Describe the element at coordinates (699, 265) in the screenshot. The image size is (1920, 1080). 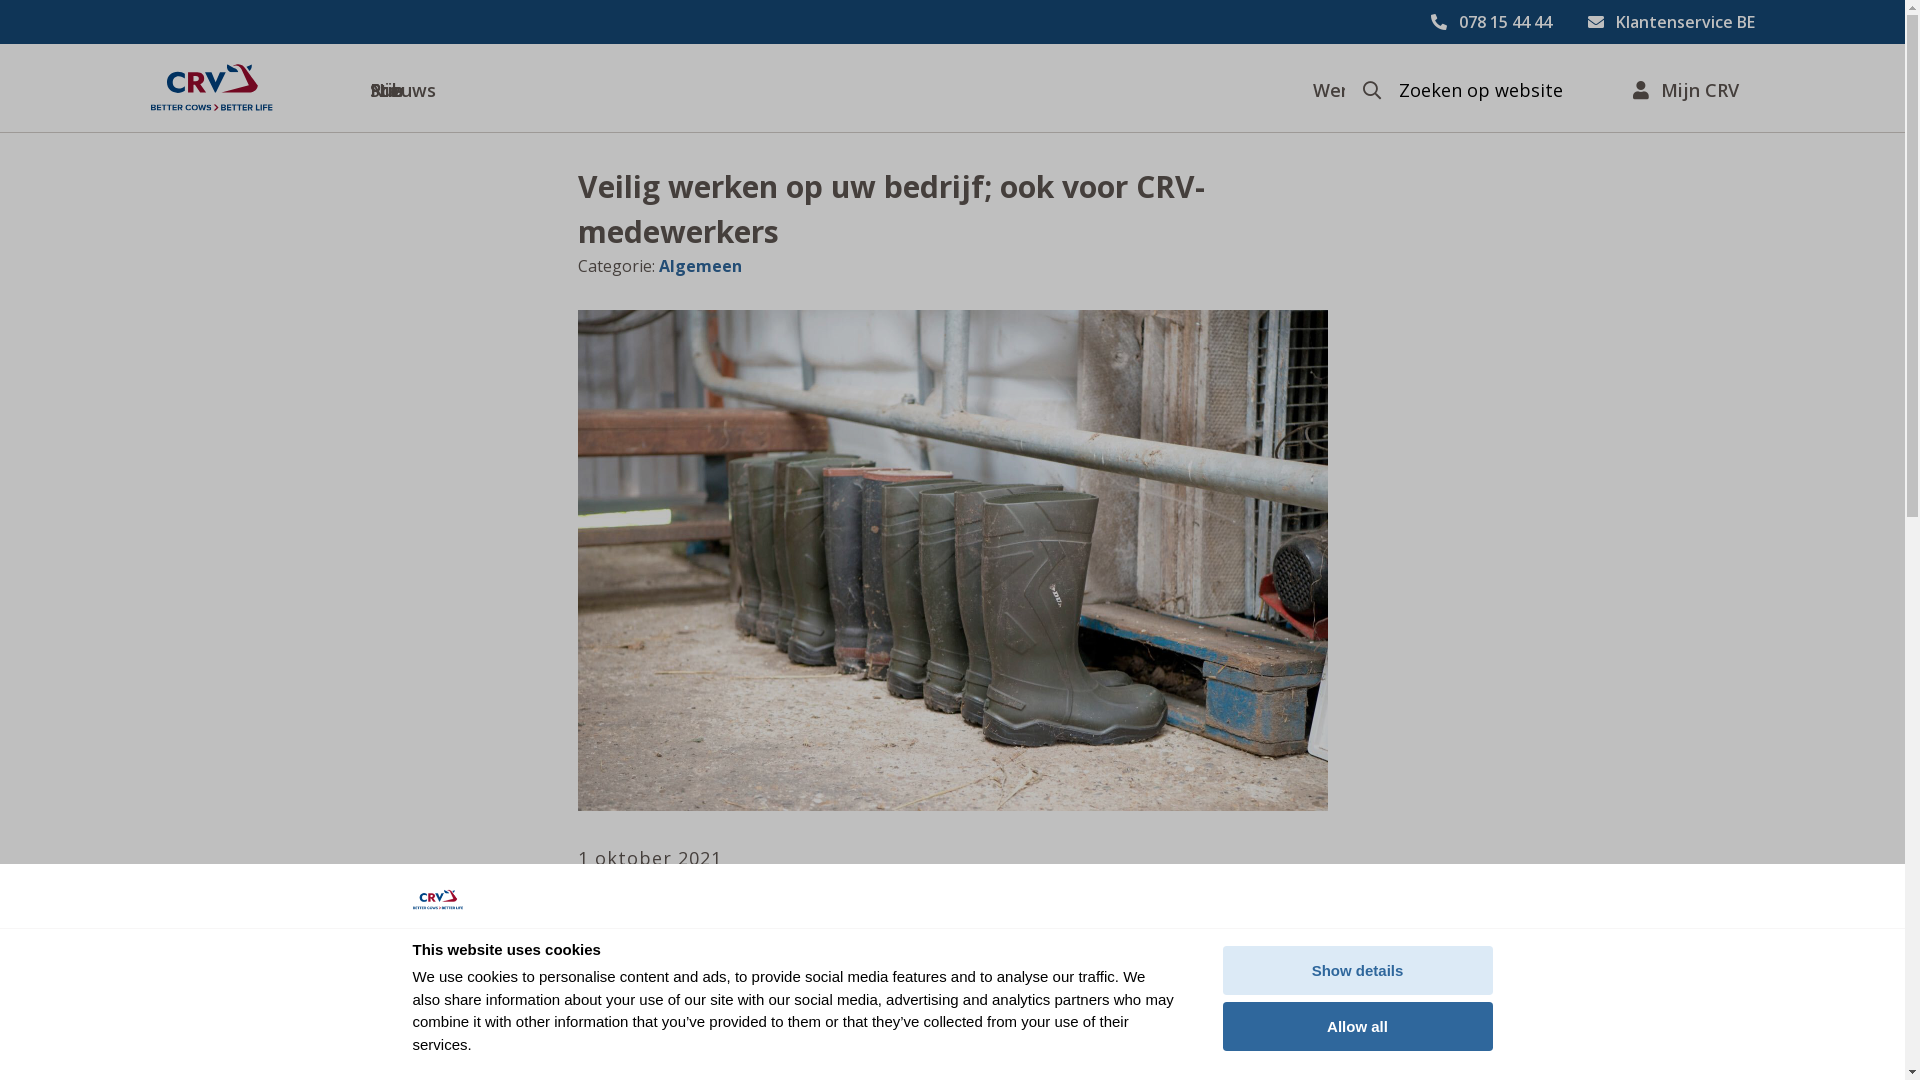
I see `'Algemeen'` at that location.